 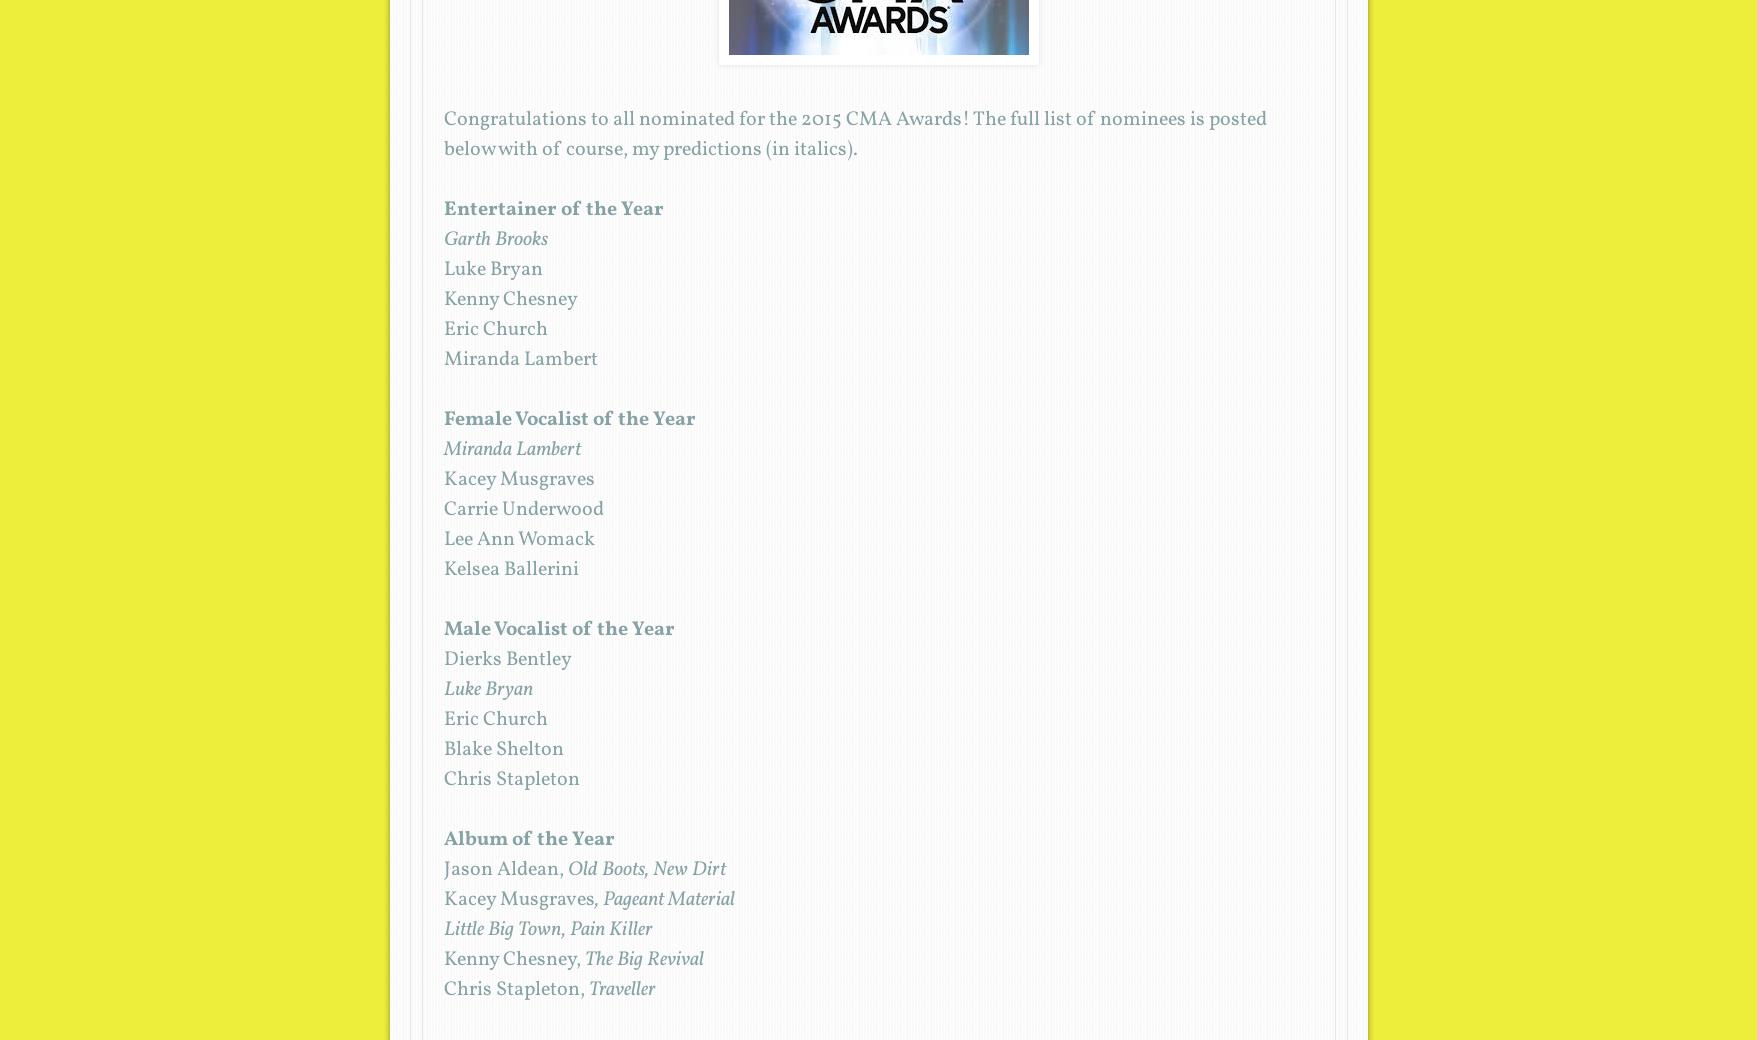 What do you see at coordinates (547, 929) in the screenshot?
I see `'Little Big Town, Pain Killer'` at bounding box center [547, 929].